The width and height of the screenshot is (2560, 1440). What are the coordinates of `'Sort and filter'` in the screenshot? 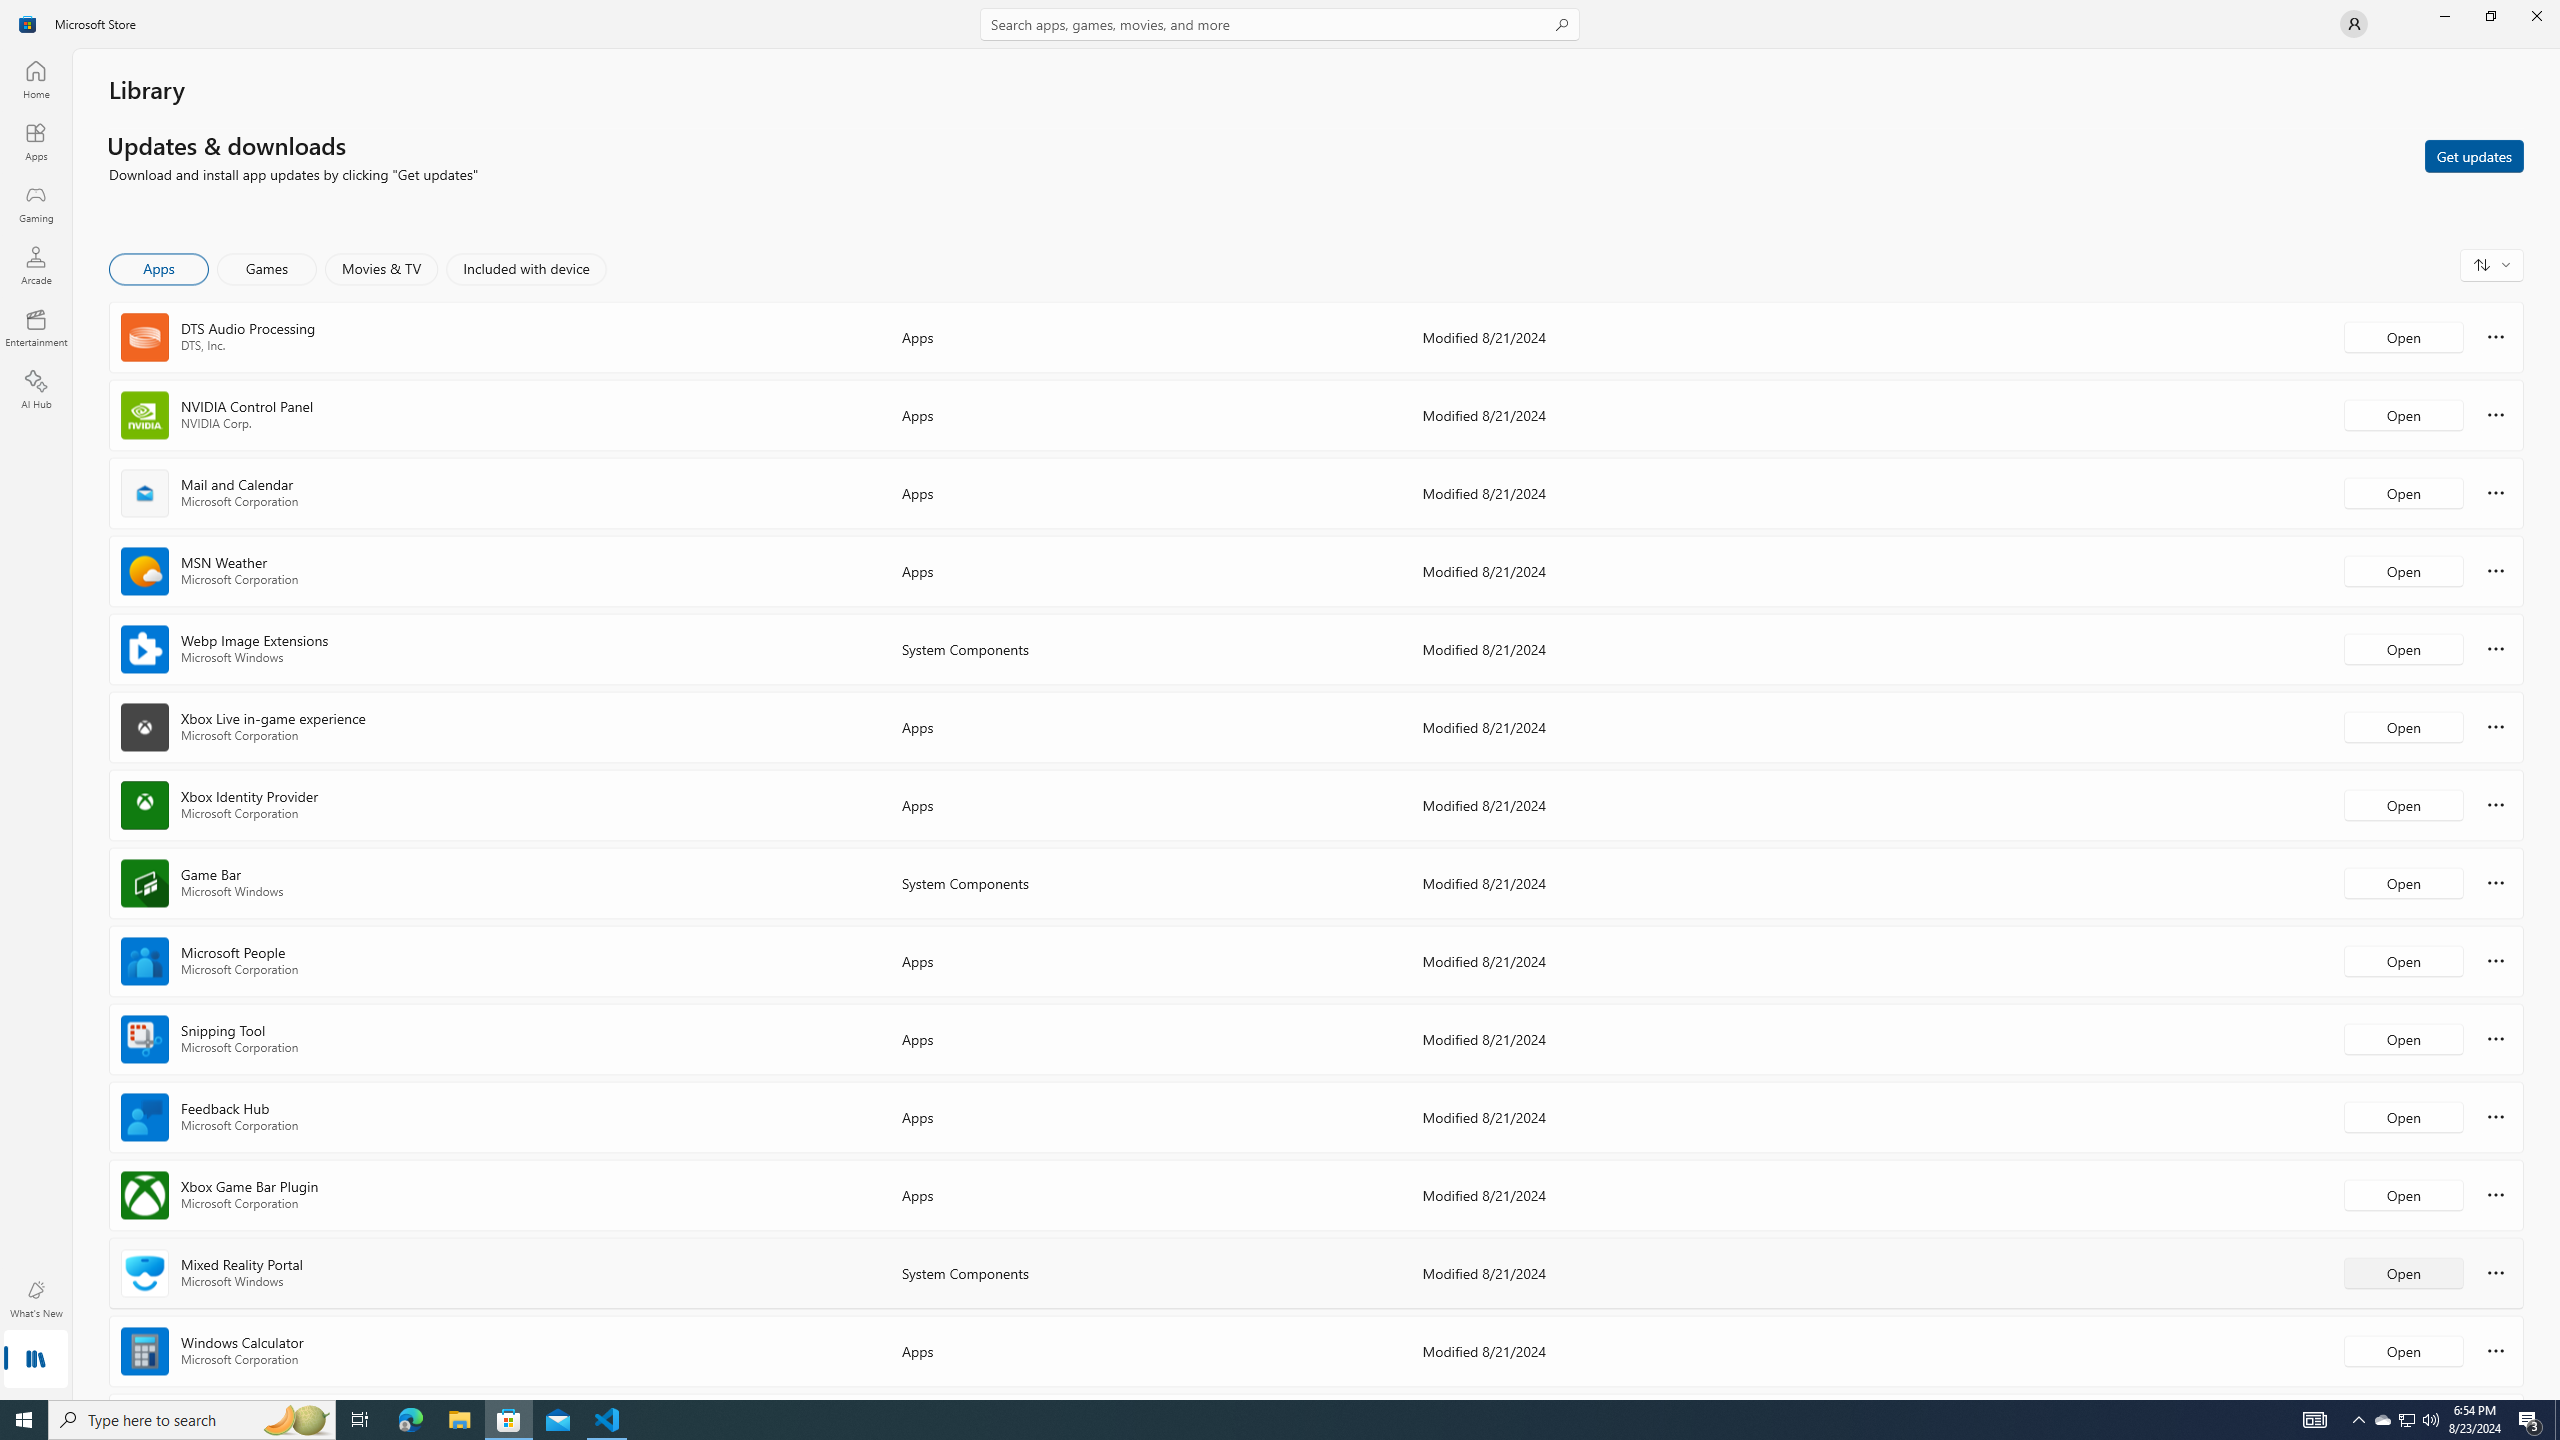 It's located at (2491, 264).